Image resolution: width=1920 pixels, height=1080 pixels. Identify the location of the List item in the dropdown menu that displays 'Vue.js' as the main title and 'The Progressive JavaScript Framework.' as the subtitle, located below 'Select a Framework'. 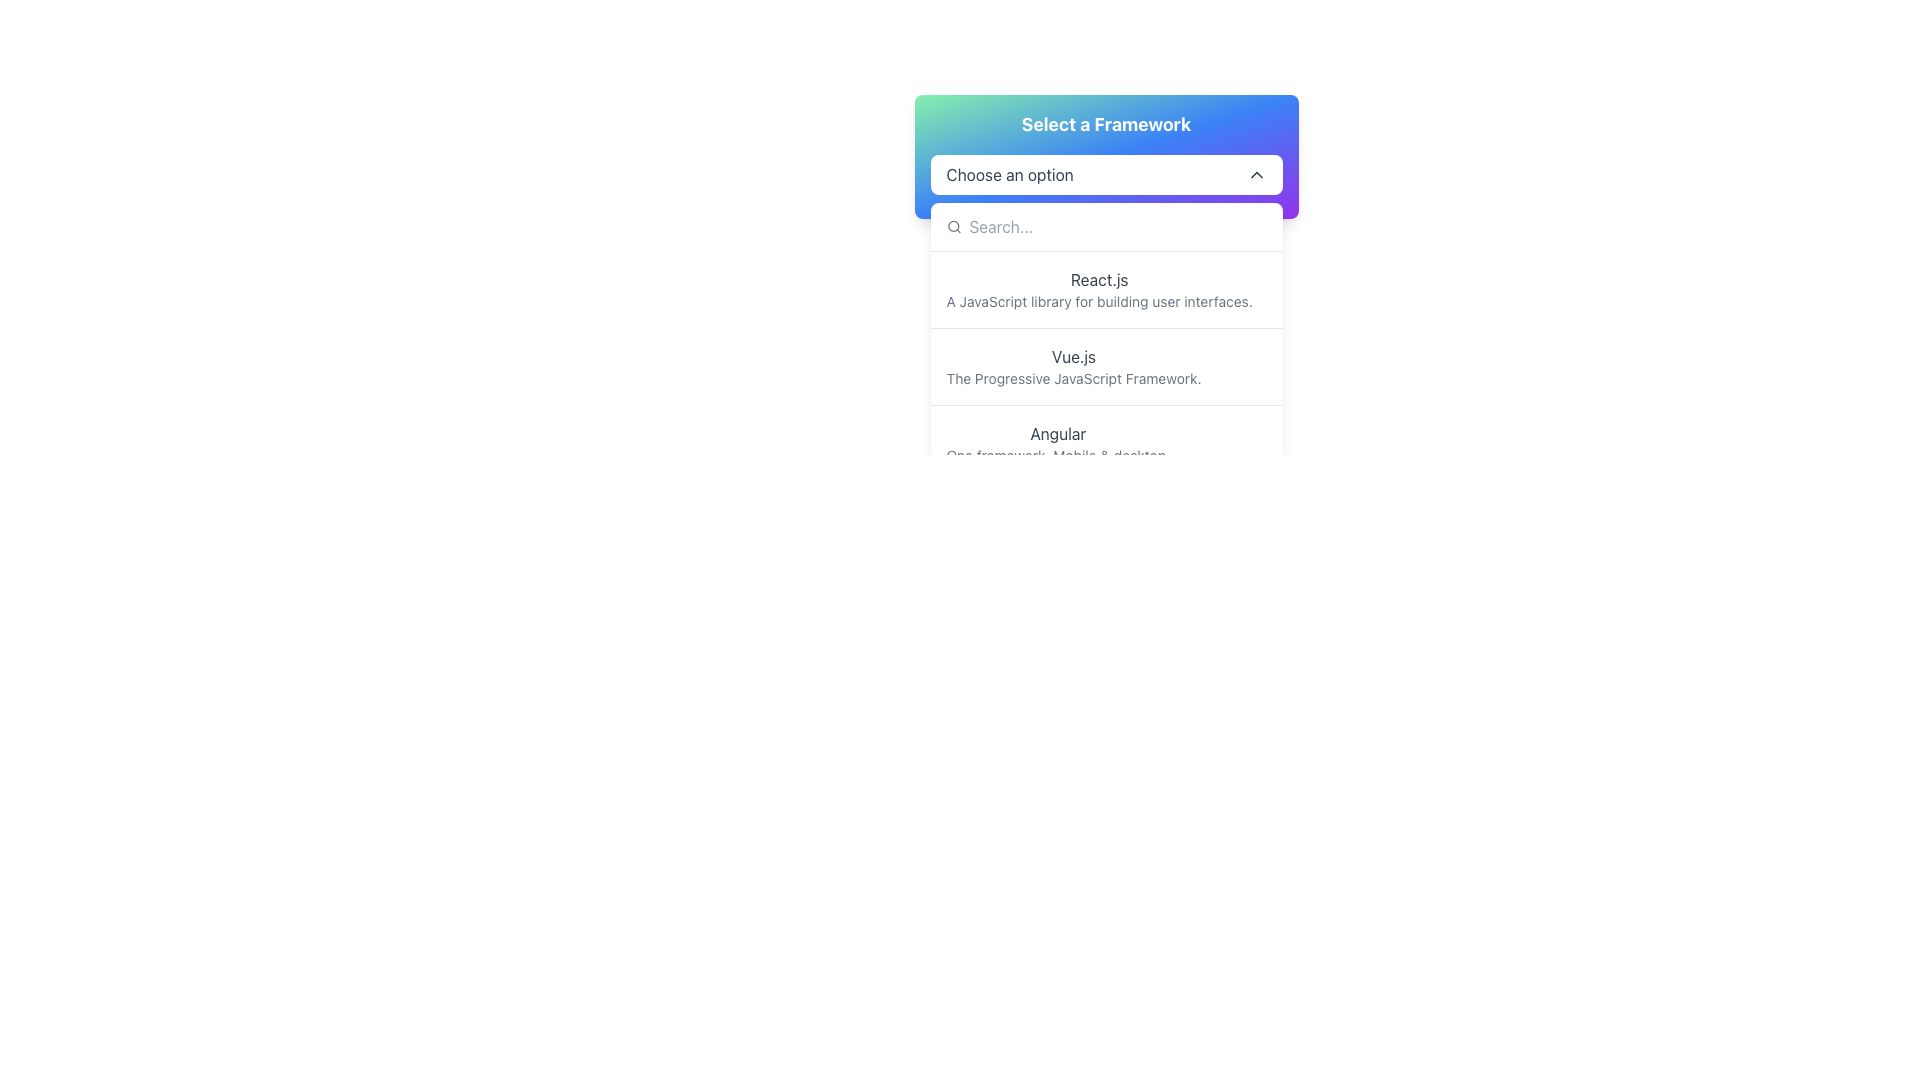
(1105, 366).